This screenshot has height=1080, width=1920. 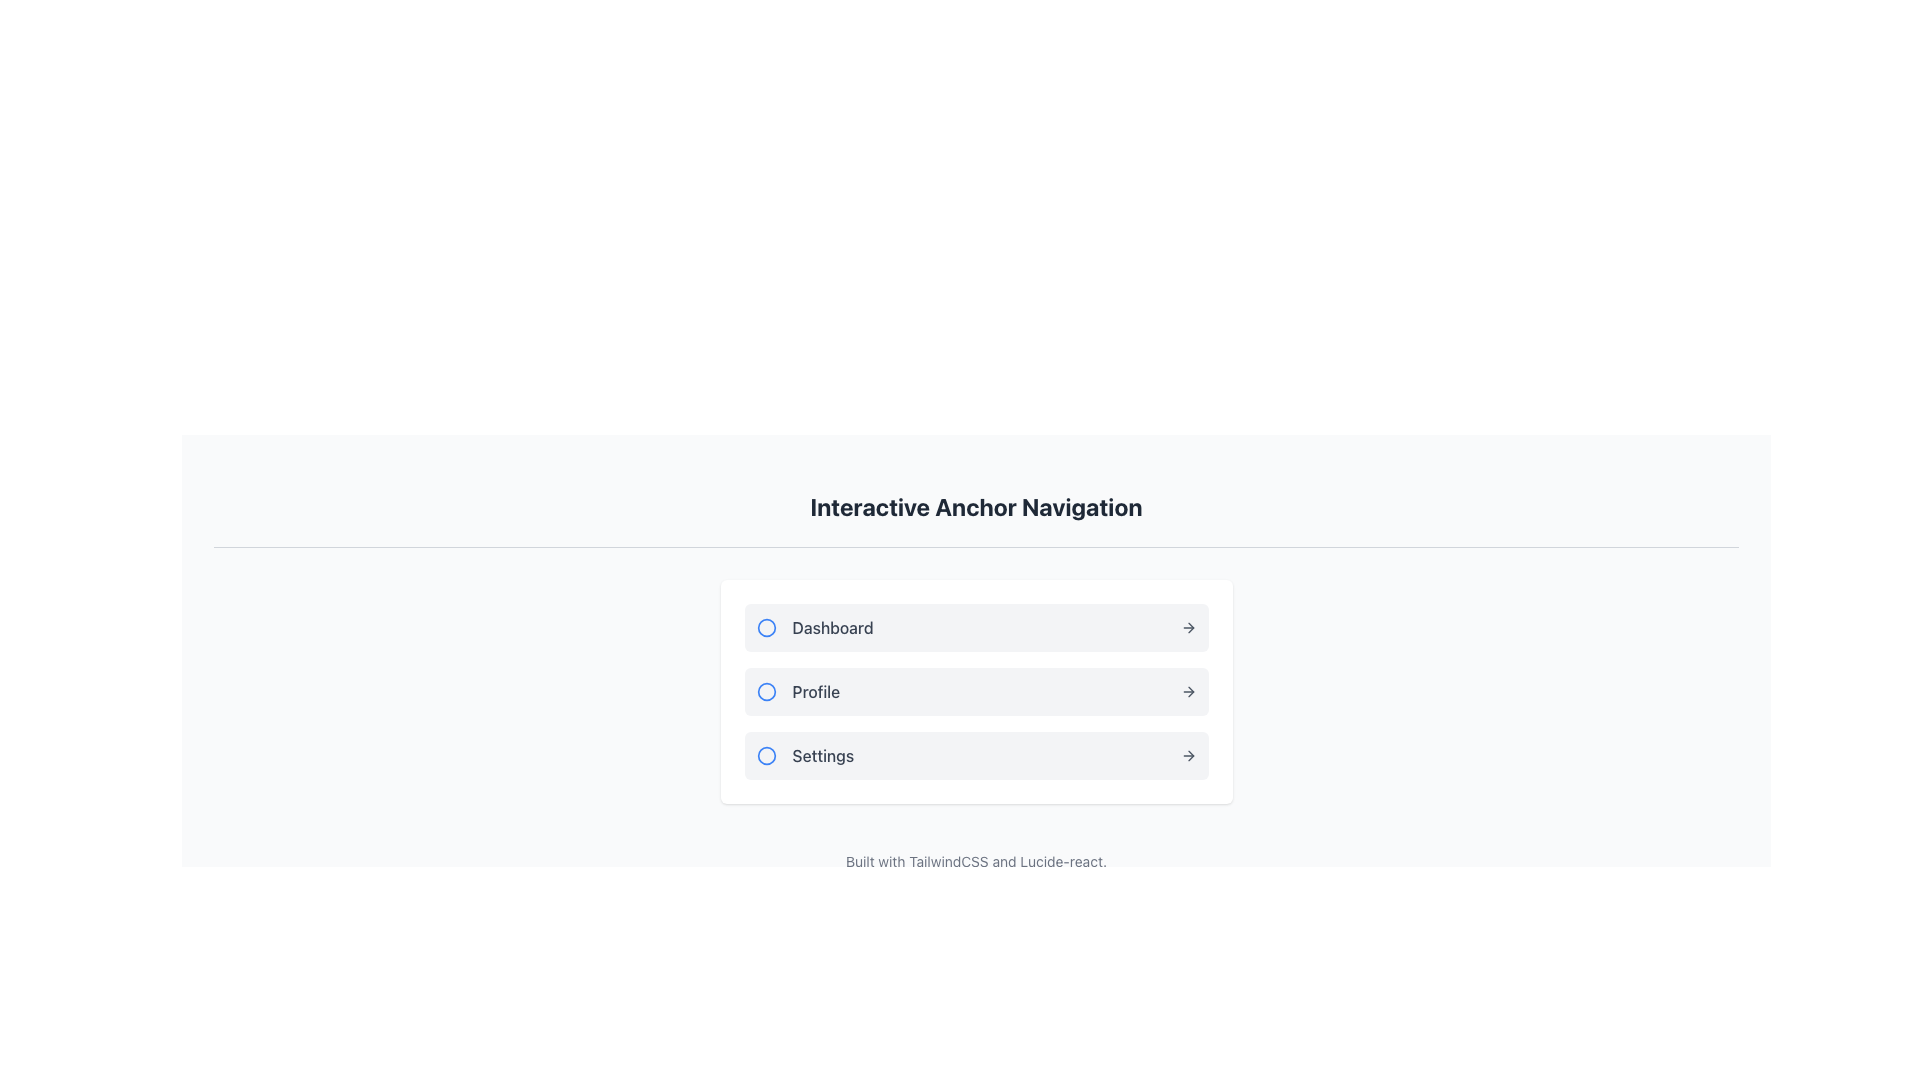 I want to click on the visual marker indicating the selected state of the 'Dashboard' option in the navigation menu, which is the first circular marker associated with the 'Dashboard' text, so click(x=765, y=627).